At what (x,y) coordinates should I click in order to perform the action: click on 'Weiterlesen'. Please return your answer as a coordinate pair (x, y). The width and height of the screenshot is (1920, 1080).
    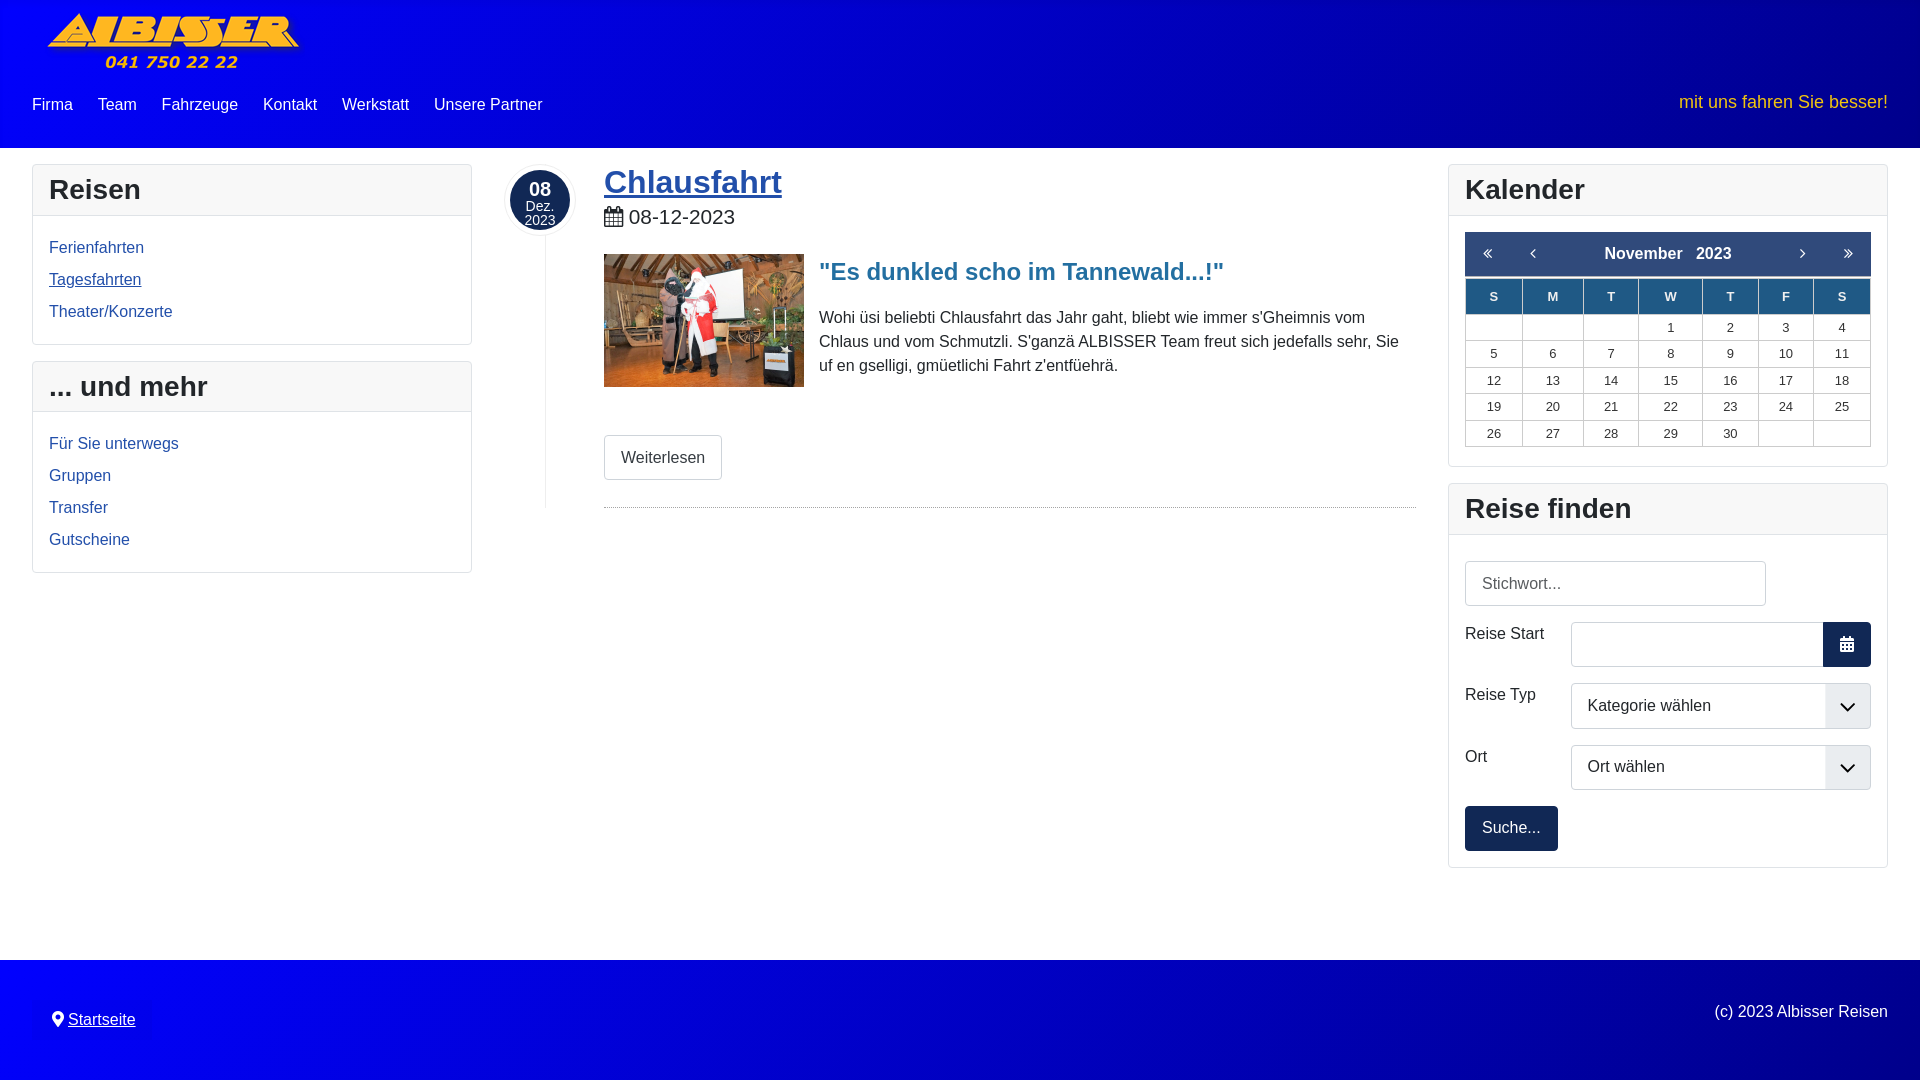
    Looking at the image, I should click on (662, 457).